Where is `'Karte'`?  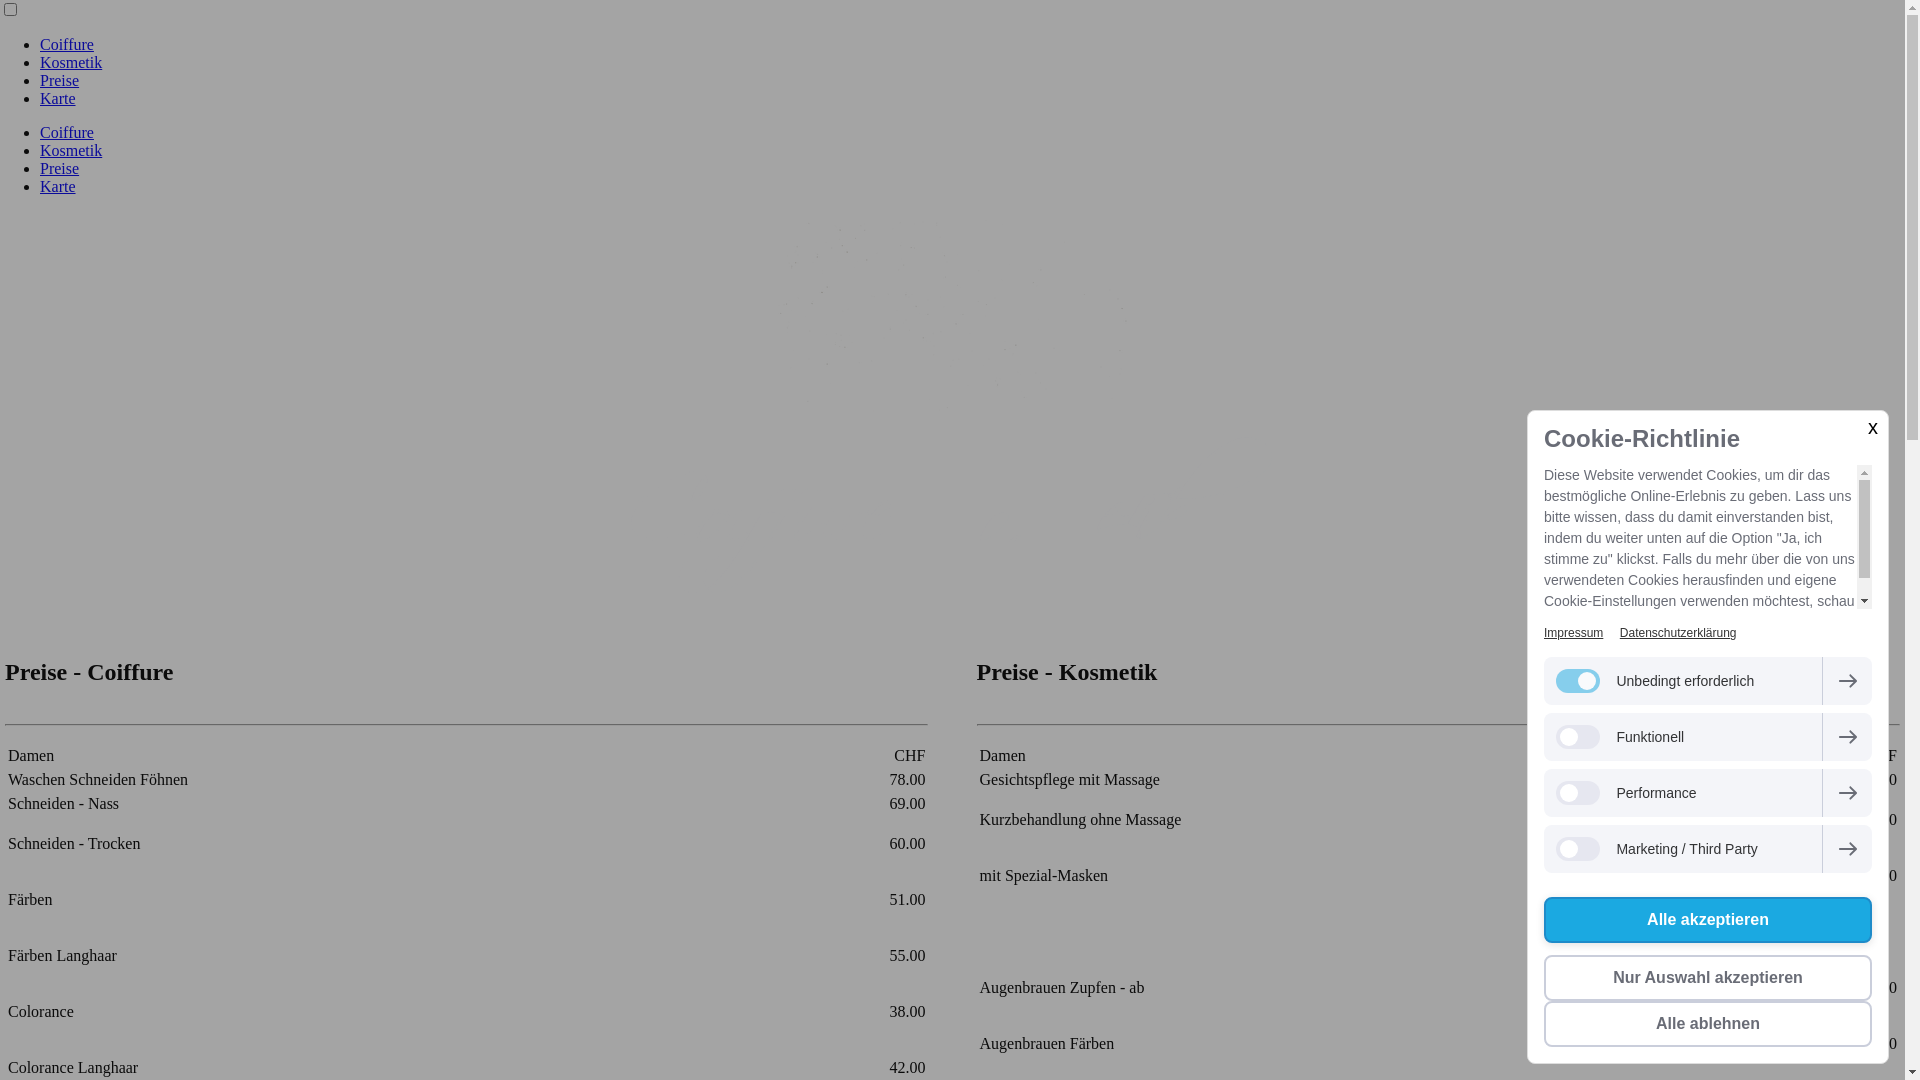
'Karte' is located at coordinates (57, 98).